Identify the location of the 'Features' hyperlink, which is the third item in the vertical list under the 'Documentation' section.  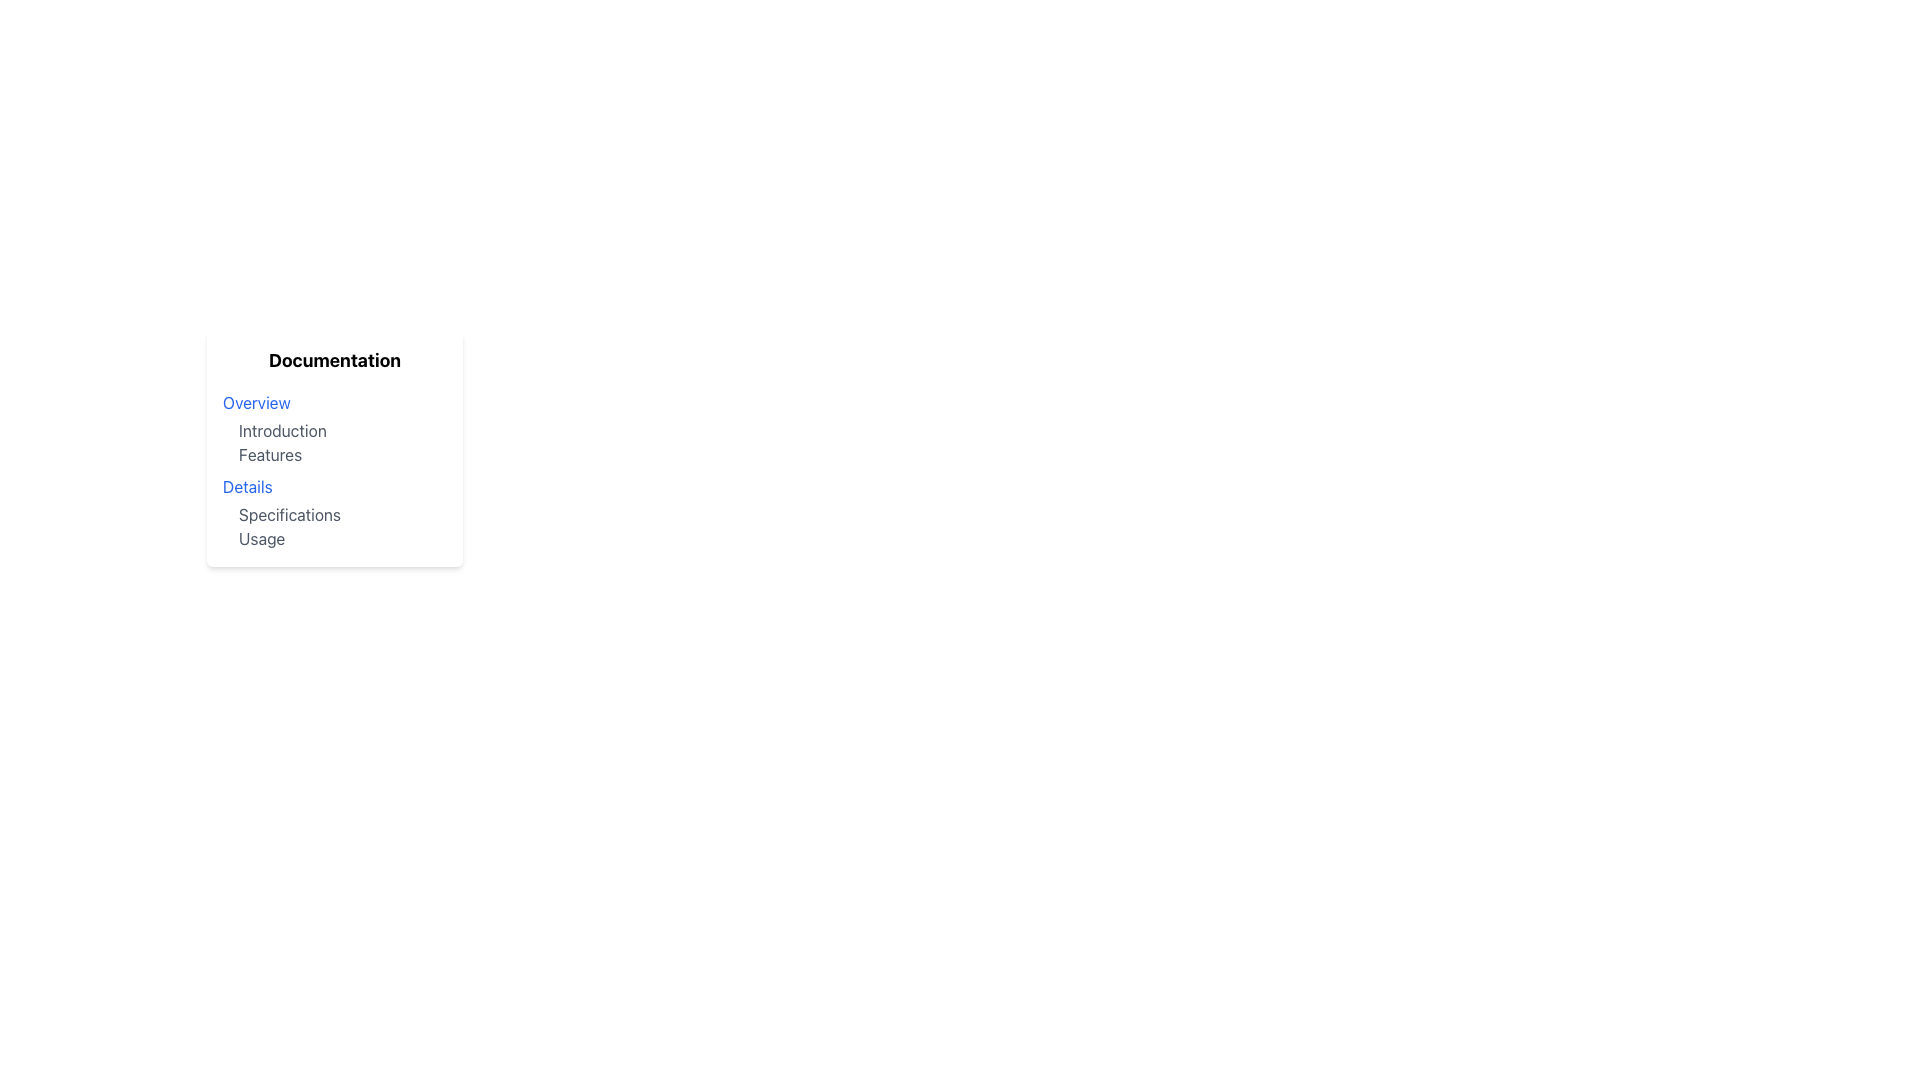
(269, 455).